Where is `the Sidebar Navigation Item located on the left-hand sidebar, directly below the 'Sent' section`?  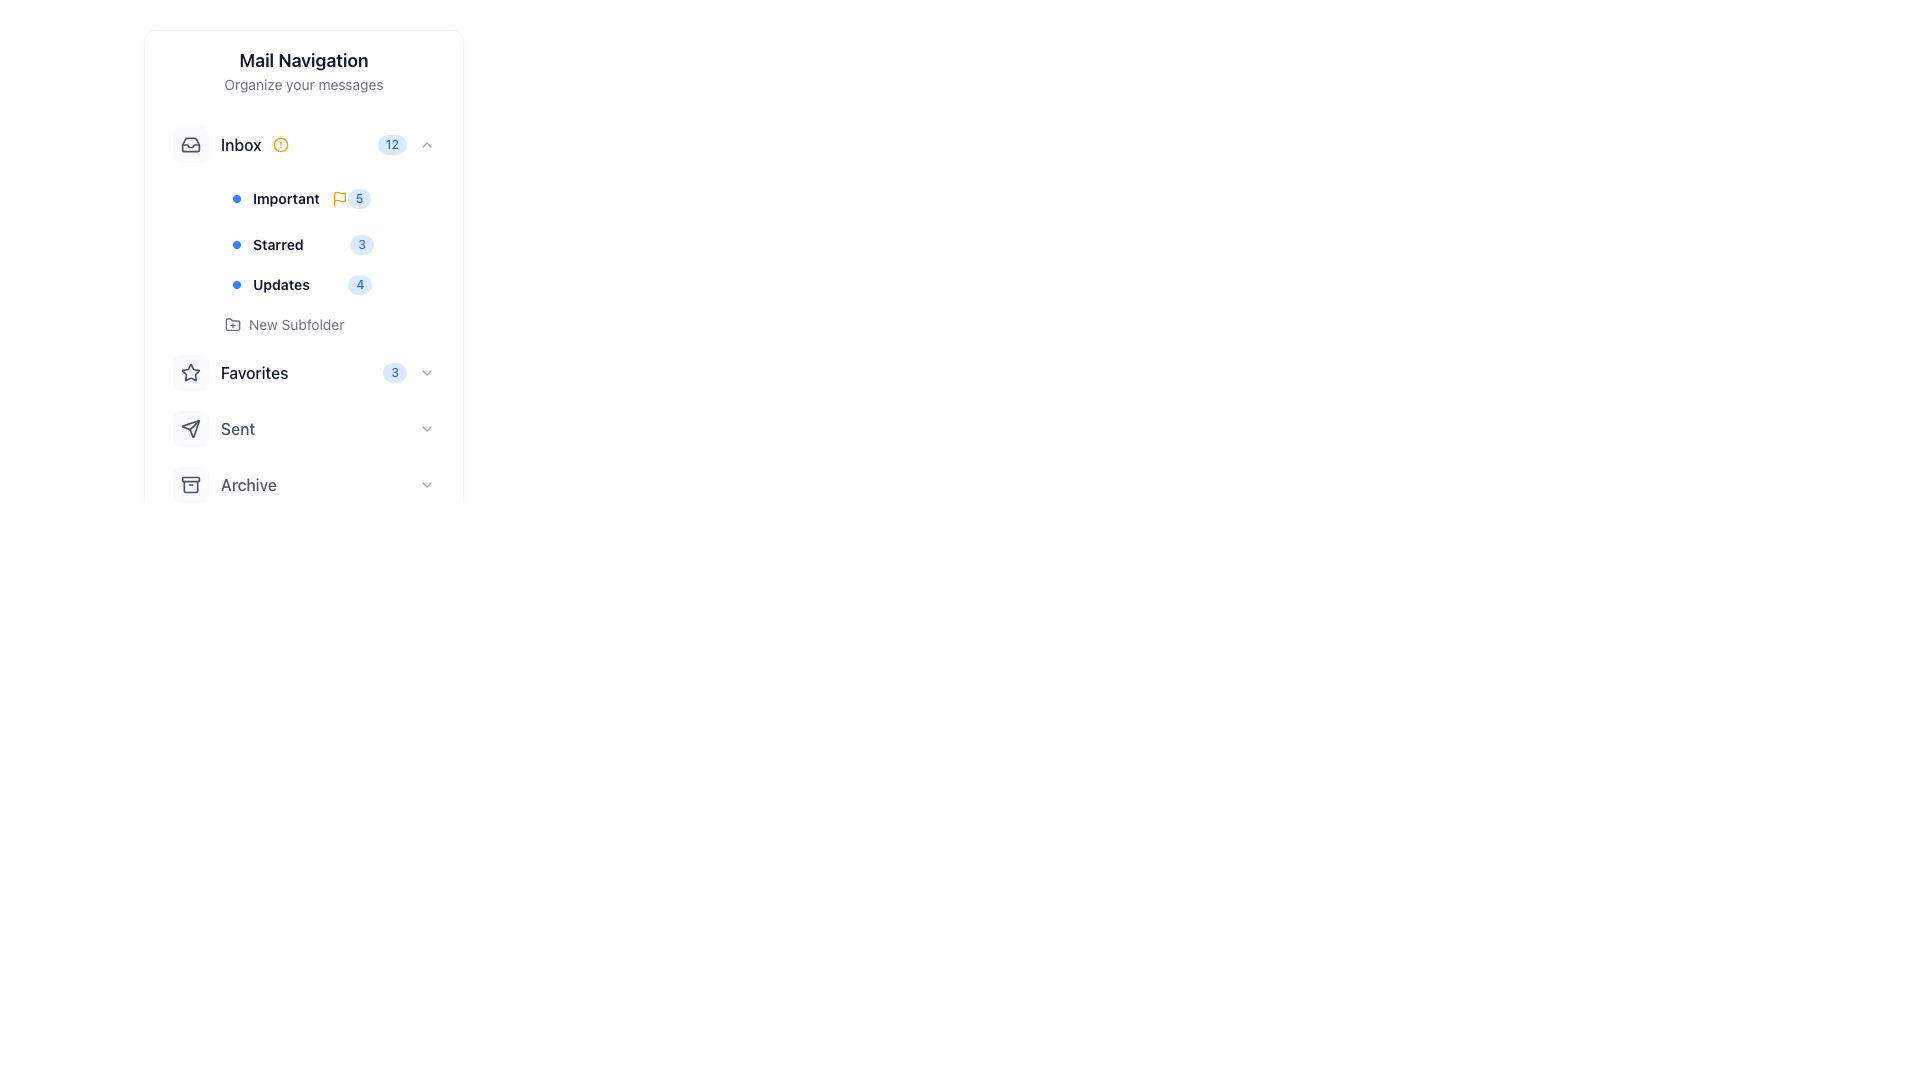 the Sidebar Navigation Item located on the left-hand sidebar, directly below the 'Sent' section is located at coordinates (224, 485).